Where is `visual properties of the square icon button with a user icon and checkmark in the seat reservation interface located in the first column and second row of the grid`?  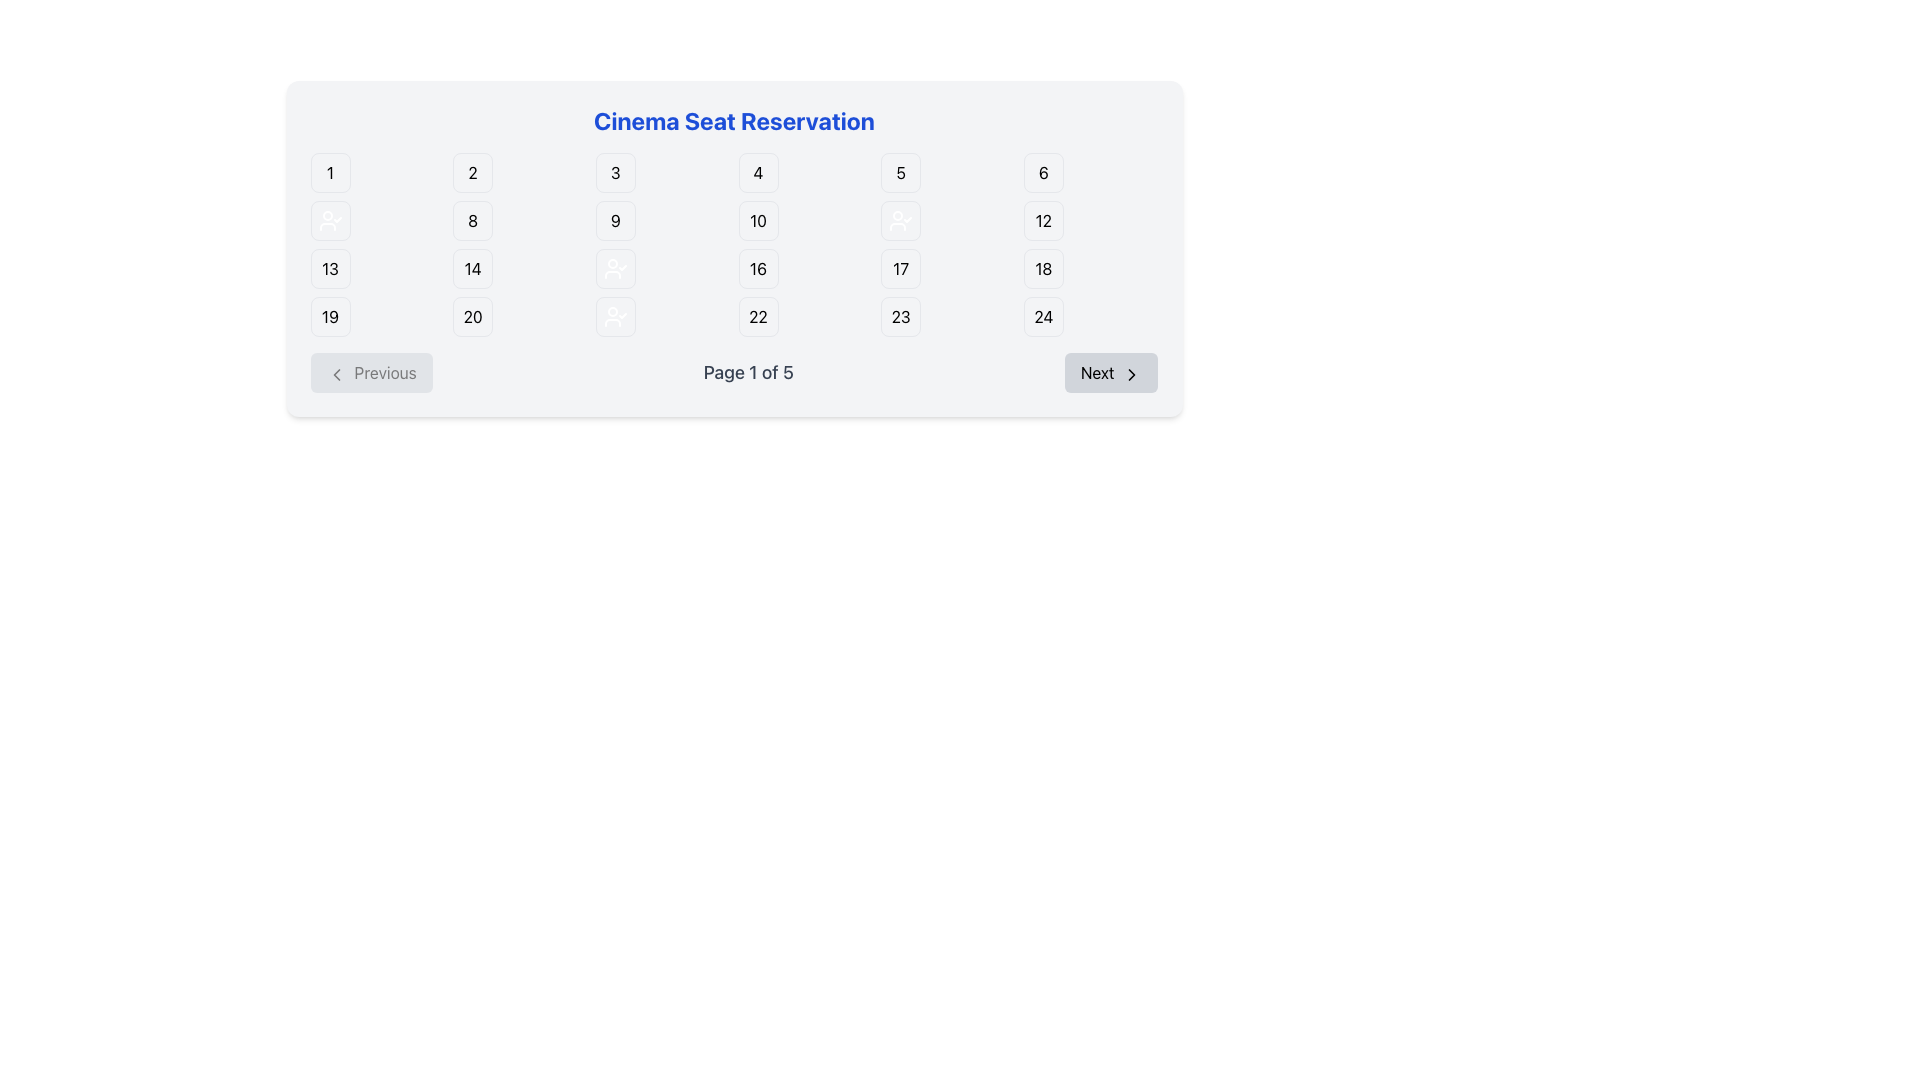
visual properties of the square icon button with a user icon and checkmark in the seat reservation interface located in the first column and second row of the grid is located at coordinates (330, 220).